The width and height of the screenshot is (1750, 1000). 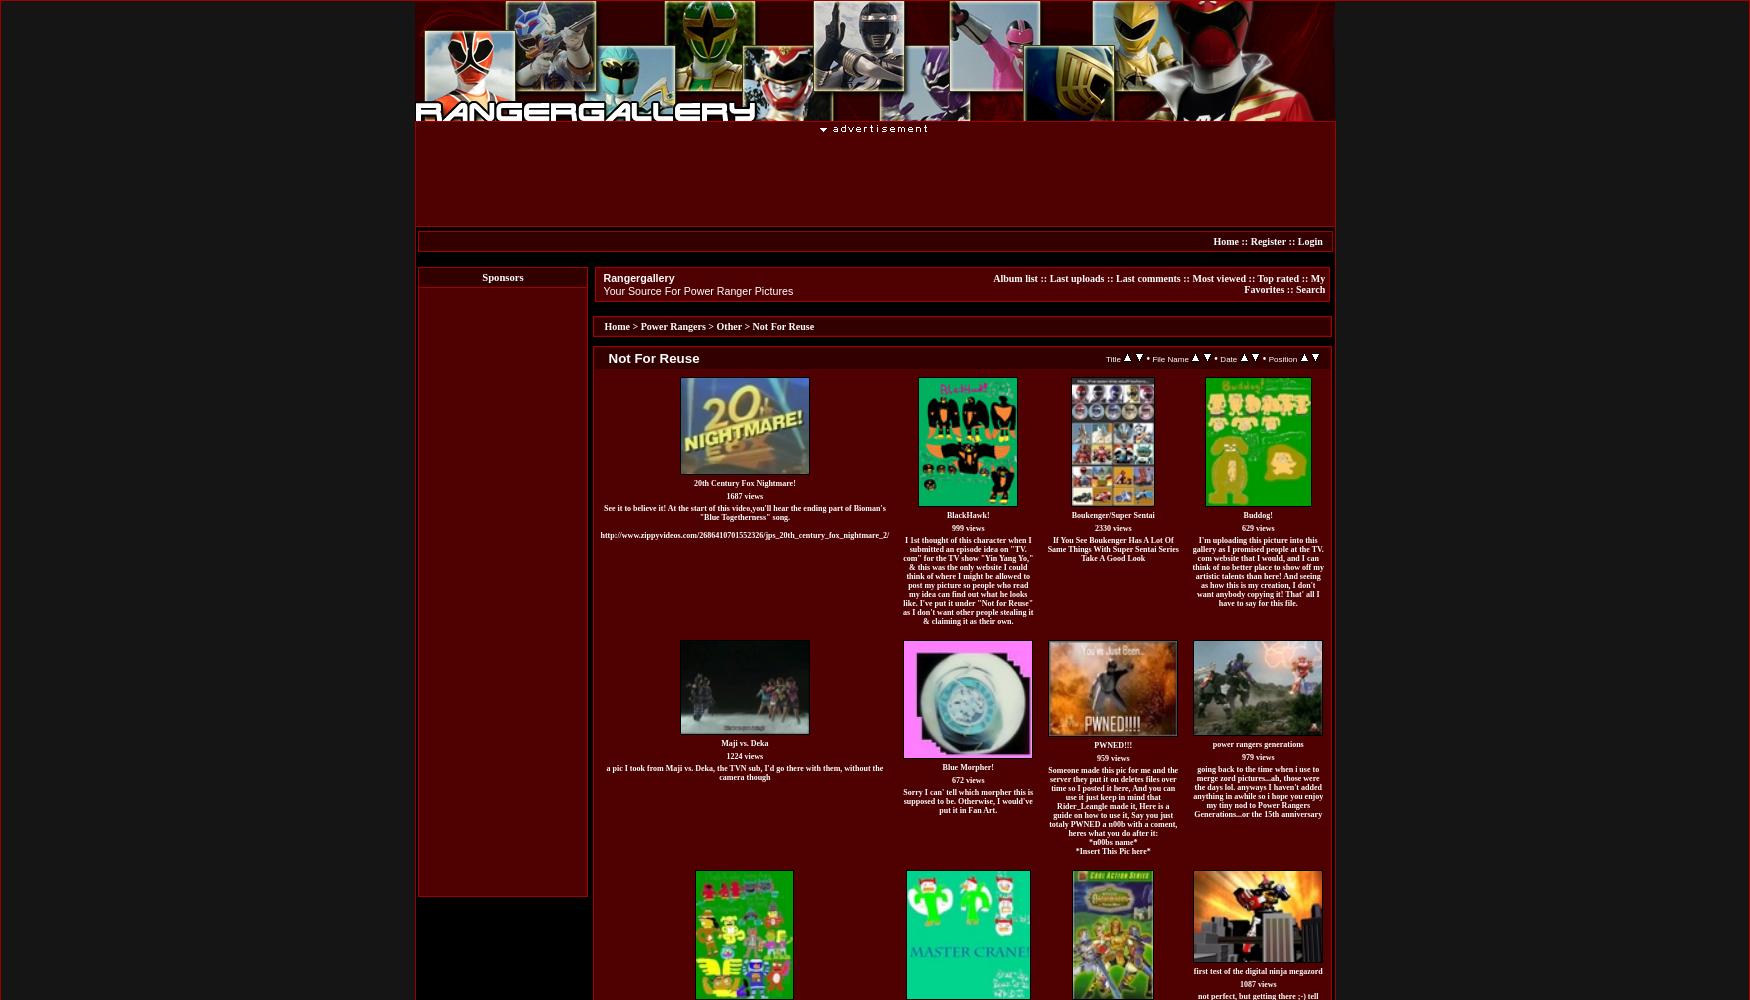 What do you see at coordinates (967, 579) in the screenshot?
I see `'I 1st thought of this character when I submitted an episode idea on "TV. com" for the TV show "Yin Yang Yo," & this was the only website I could think of where I might be allowed to post my picture so people who read my idea can find out what he looks like. I've put it under "Not for Reuse" as I don't want other people stealing it & claiming it as their own.'` at bounding box center [967, 579].